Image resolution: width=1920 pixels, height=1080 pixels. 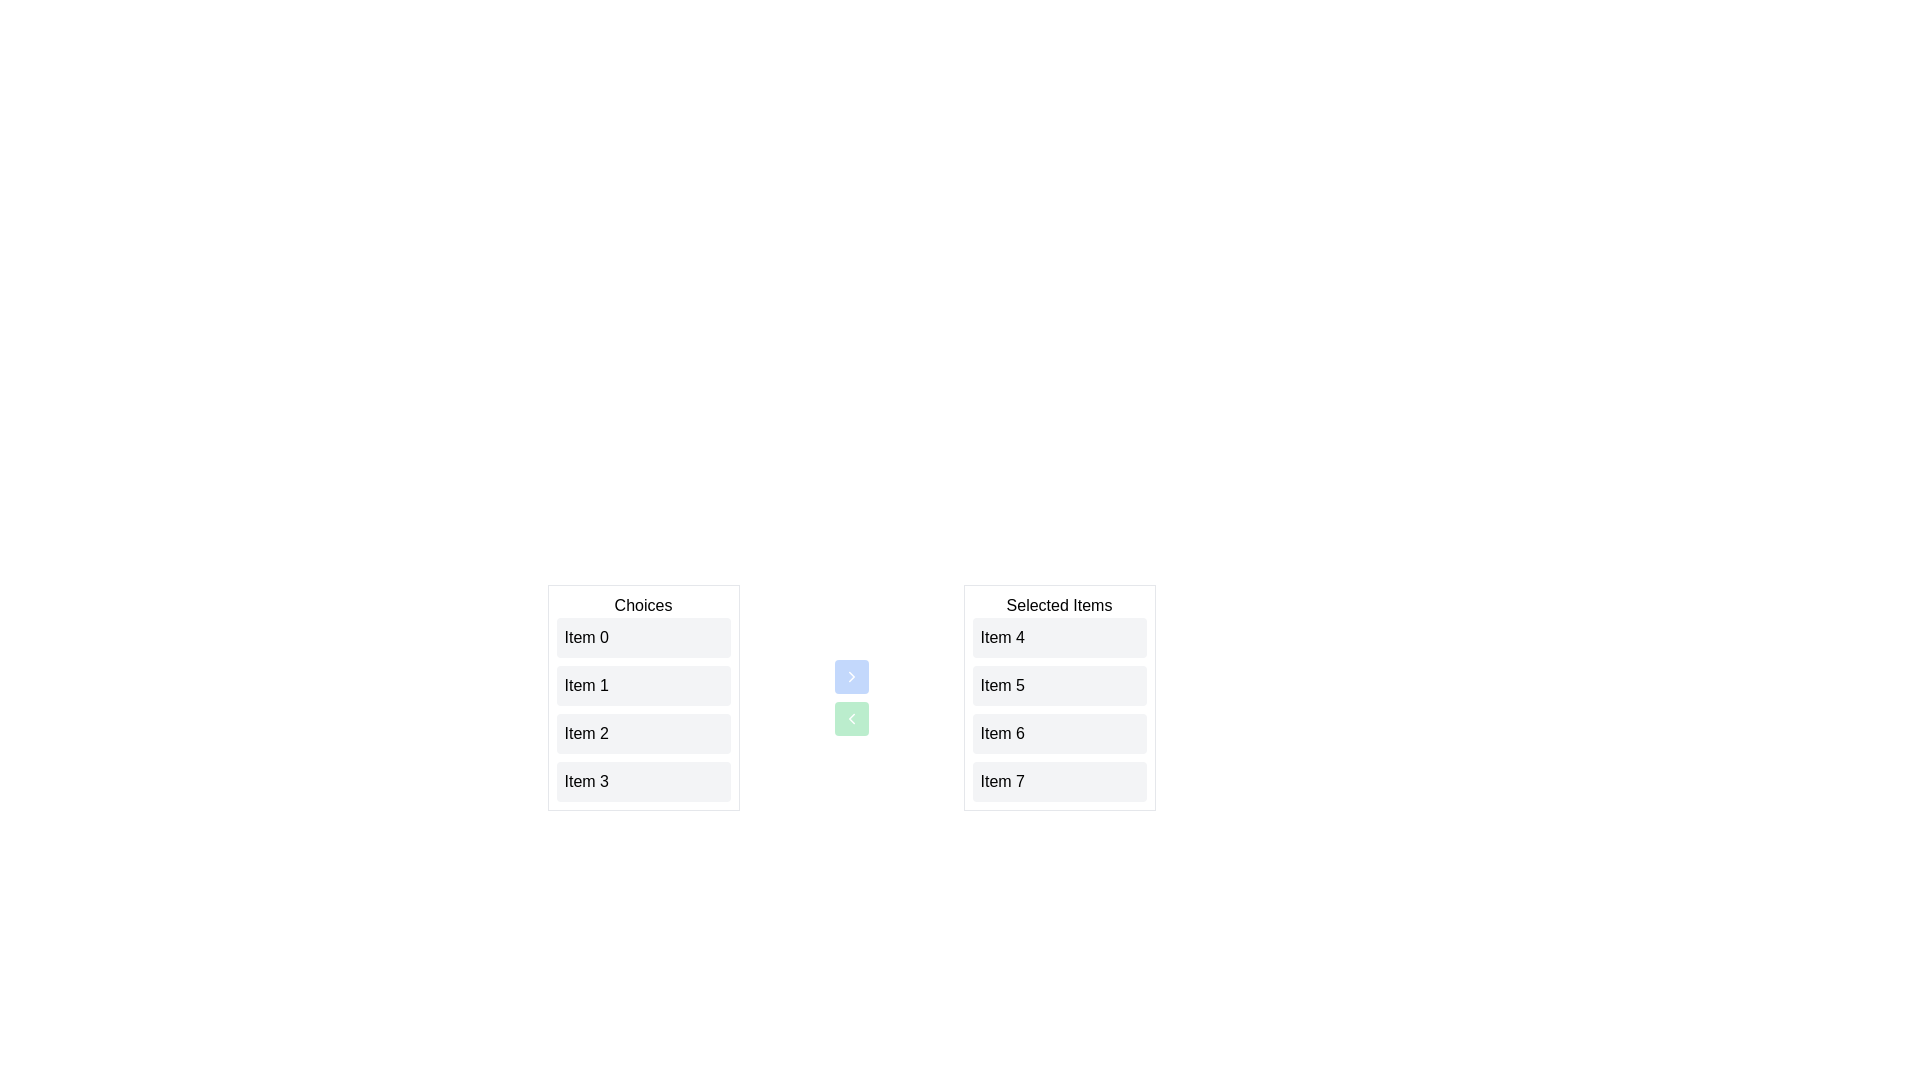 I want to click on the Text Label that identifies 'Item 6' in the 'Selected Items' list located on the right panel of the interface, so click(x=1002, y=733).